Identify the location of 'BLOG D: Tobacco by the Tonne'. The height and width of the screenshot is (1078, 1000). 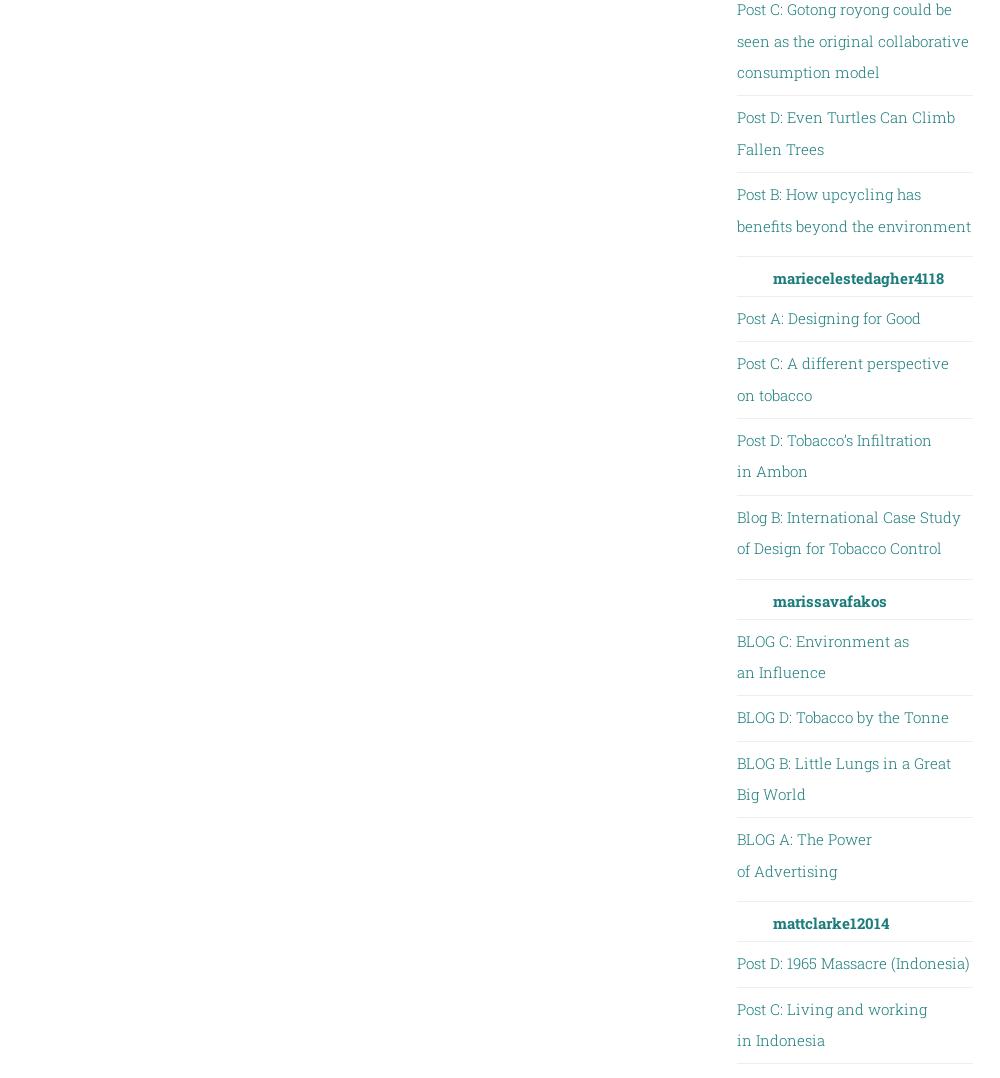
(841, 715).